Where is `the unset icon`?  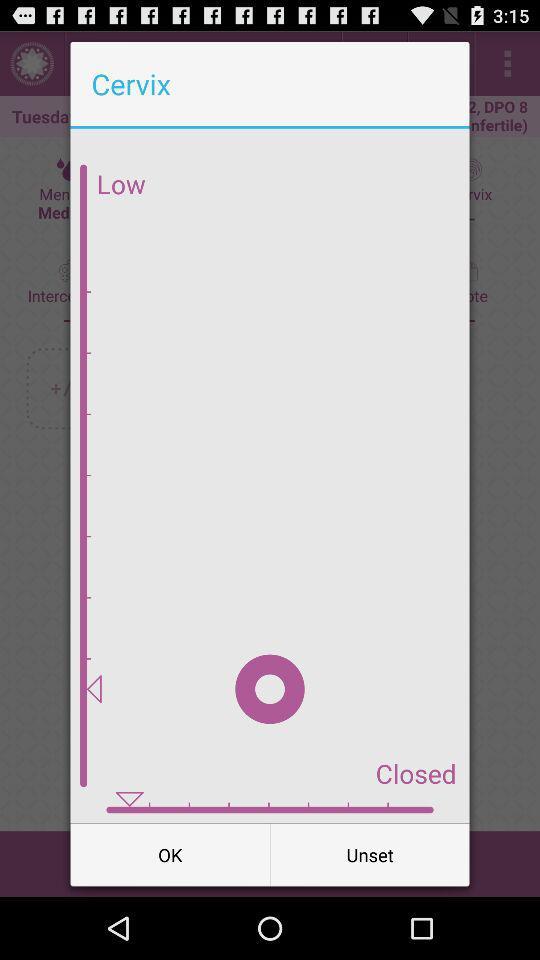
the unset icon is located at coordinates (369, 853).